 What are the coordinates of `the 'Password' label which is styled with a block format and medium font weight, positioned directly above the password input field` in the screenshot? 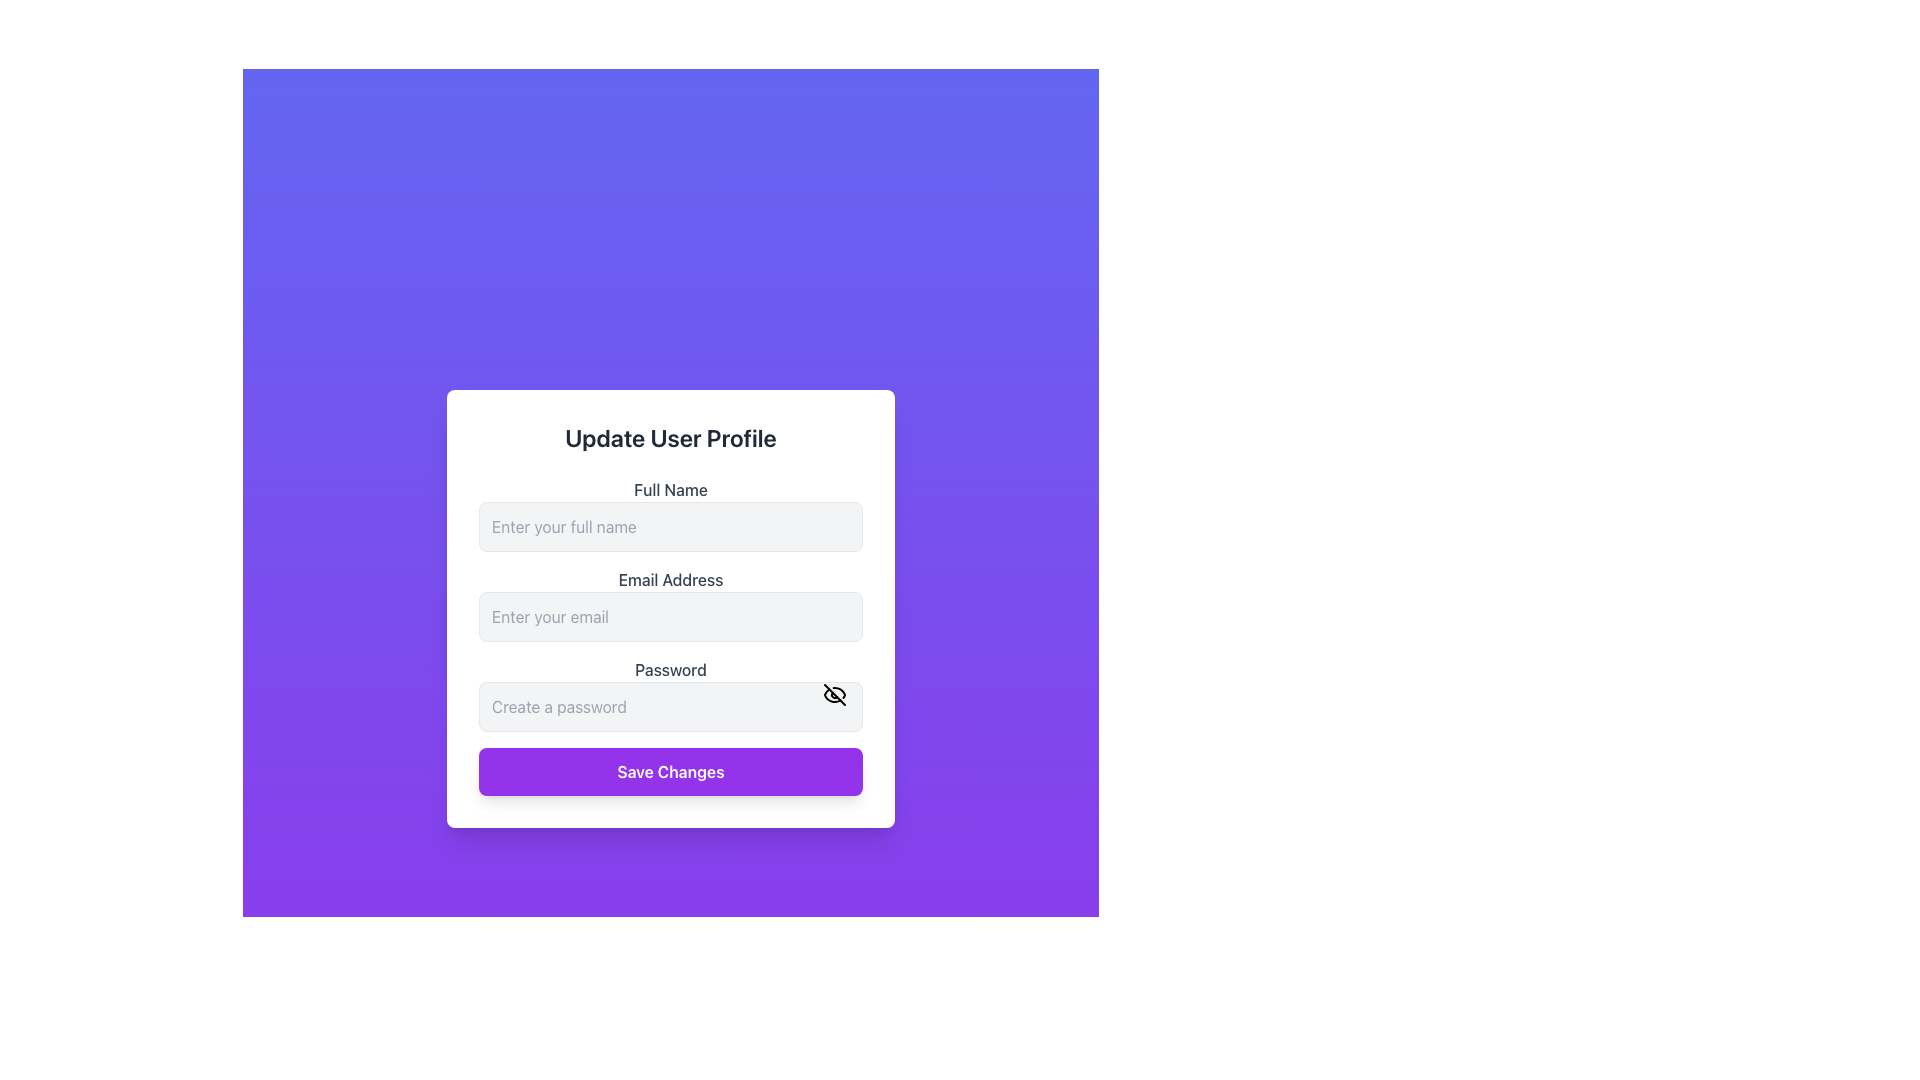 It's located at (671, 670).